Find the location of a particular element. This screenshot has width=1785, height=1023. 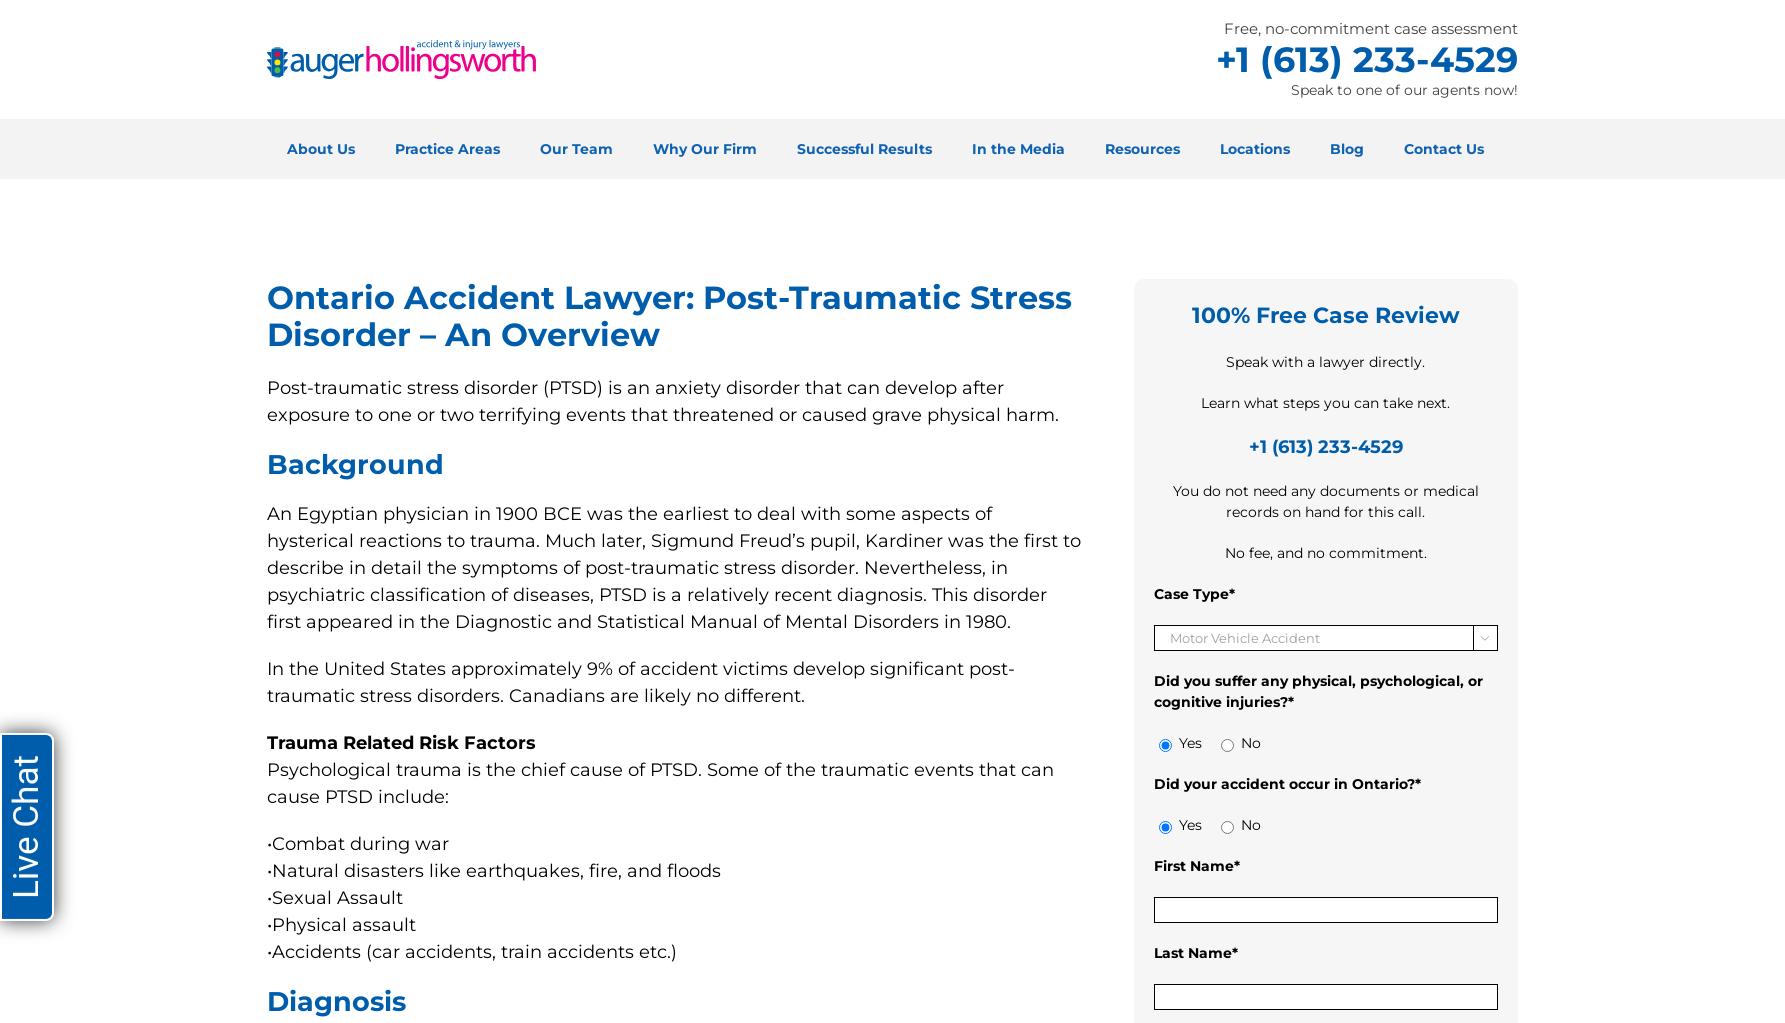

'Locations' is located at coordinates (1254, 147).